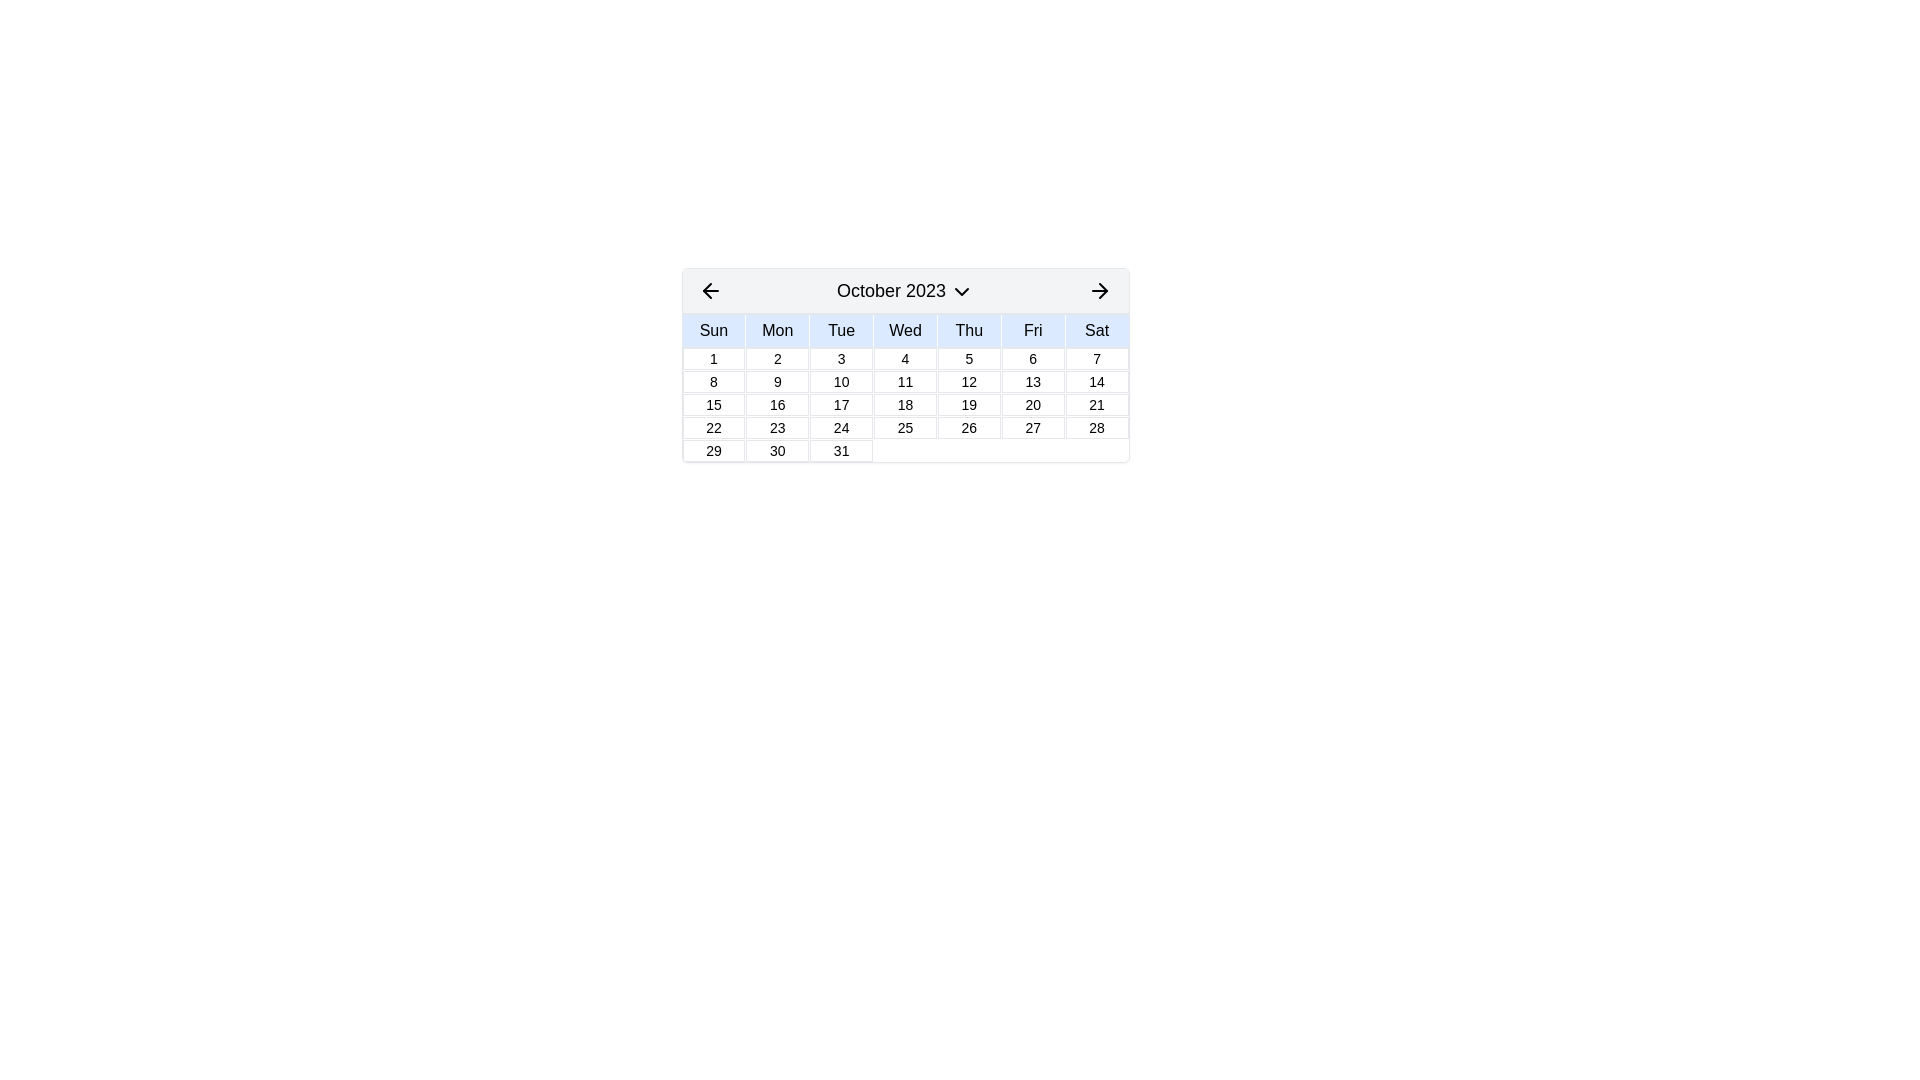  I want to click on the cell representing the date 11th of October 2023 in the calendar interface, so click(904, 381).